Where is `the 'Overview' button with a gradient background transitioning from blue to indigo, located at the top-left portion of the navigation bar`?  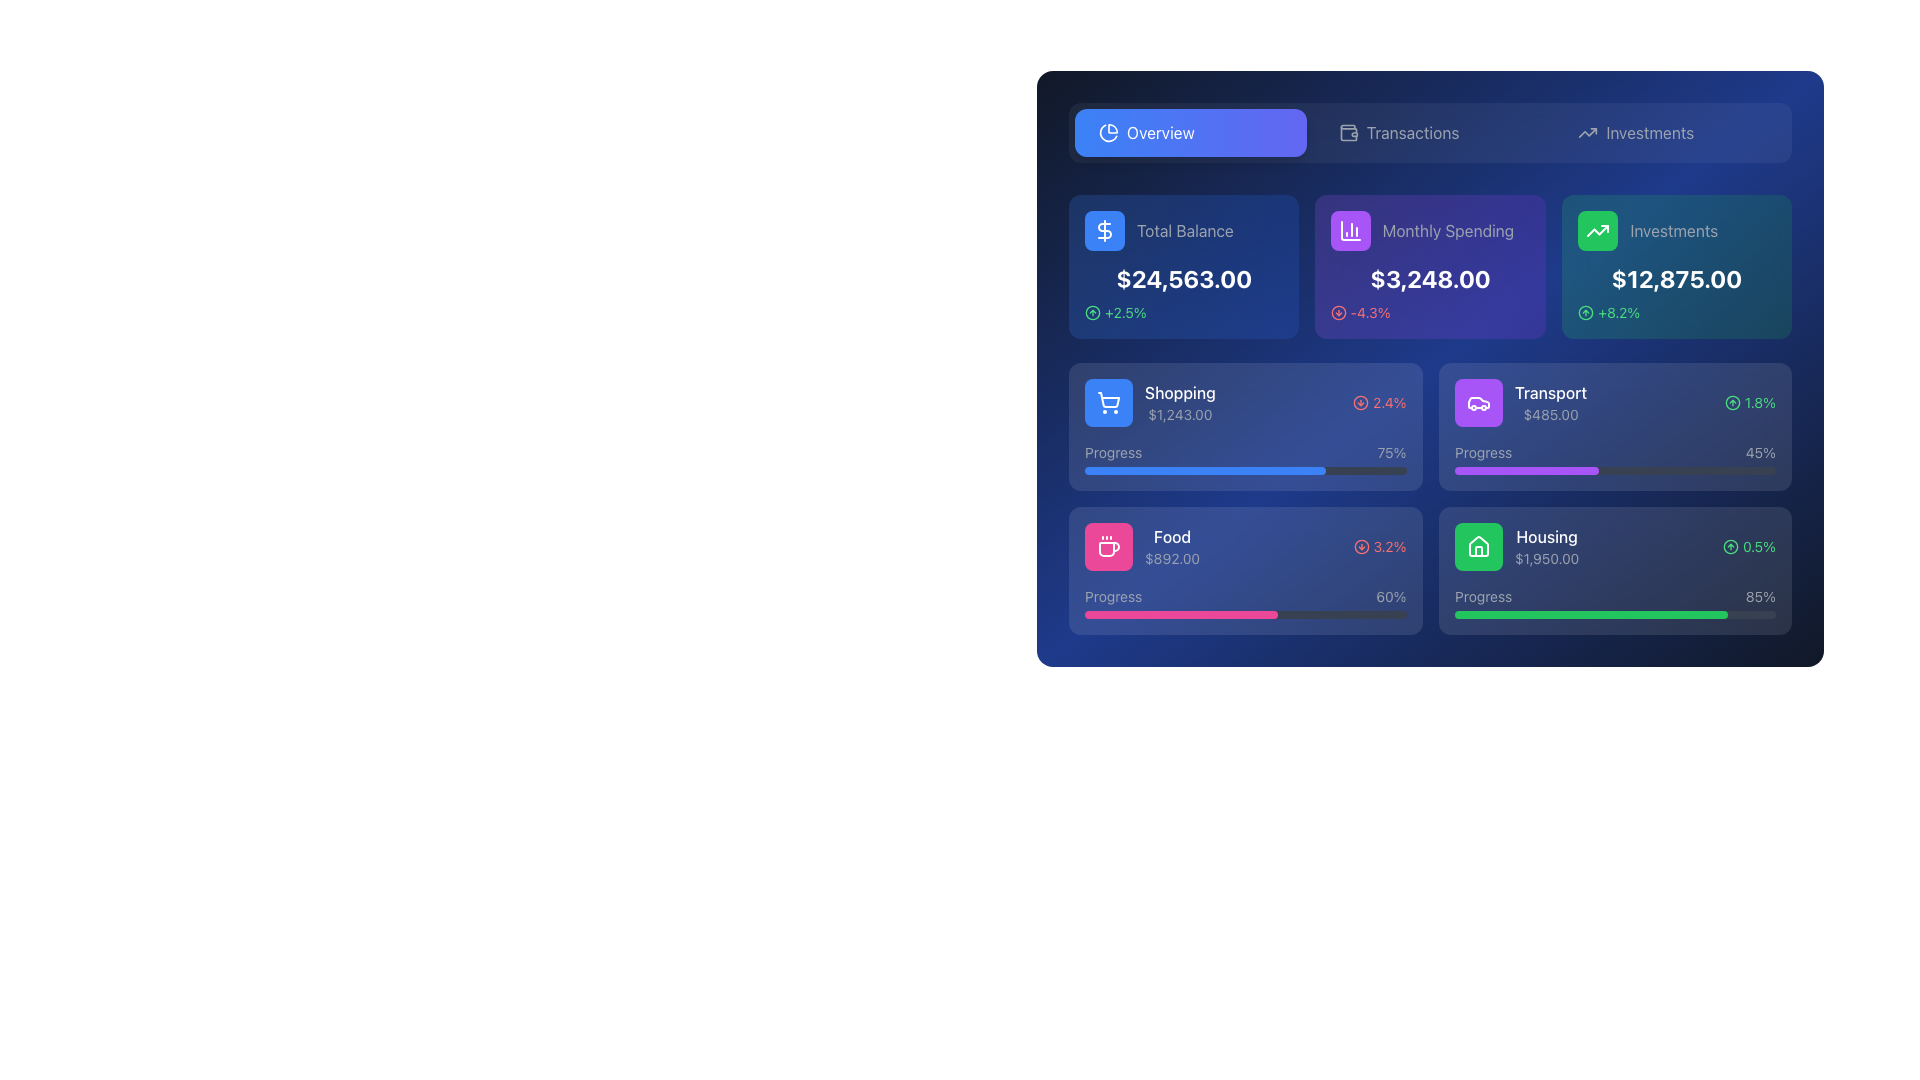 the 'Overview' button with a gradient background transitioning from blue to indigo, located at the top-left portion of the navigation bar is located at coordinates (1190, 132).